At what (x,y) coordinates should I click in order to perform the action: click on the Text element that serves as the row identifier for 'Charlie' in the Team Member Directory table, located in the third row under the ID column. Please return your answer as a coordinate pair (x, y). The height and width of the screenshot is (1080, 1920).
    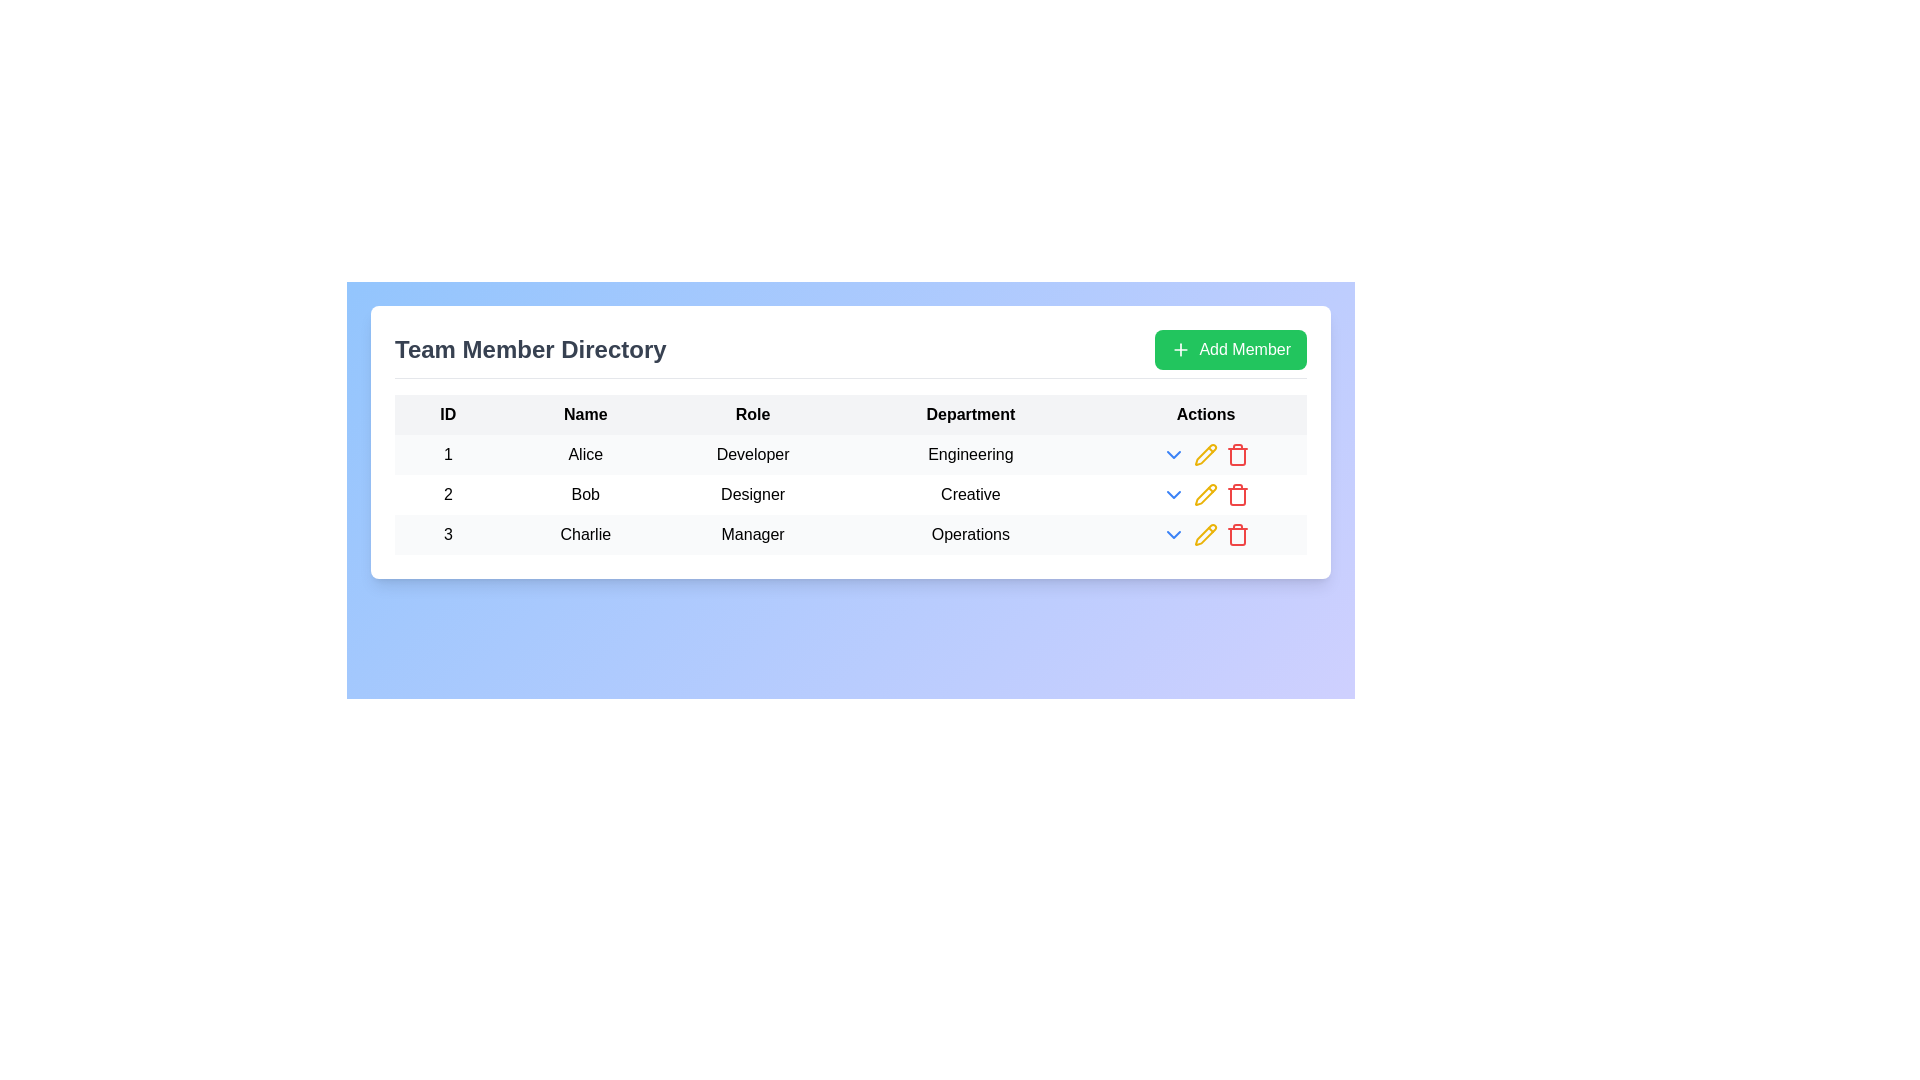
    Looking at the image, I should click on (447, 534).